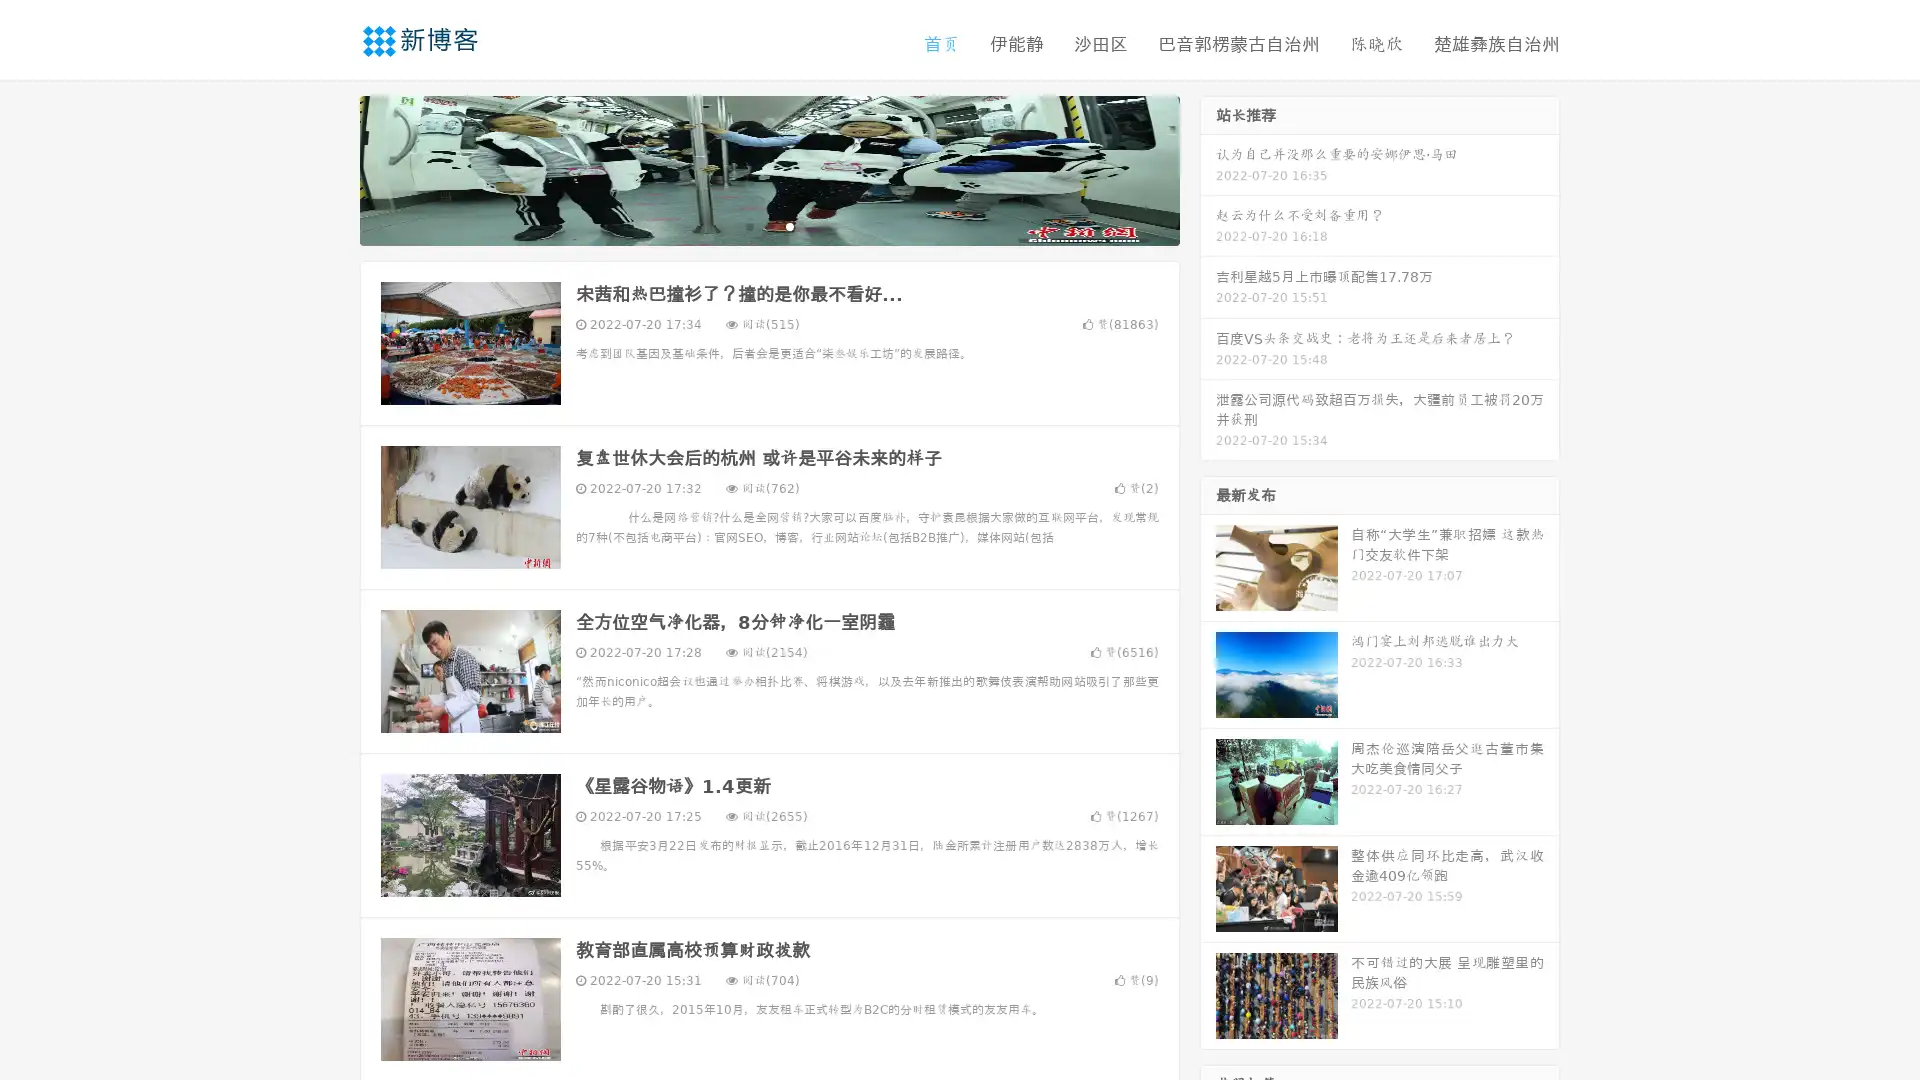 The width and height of the screenshot is (1920, 1080). What do you see at coordinates (330, 168) in the screenshot?
I see `Previous slide` at bounding box center [330, 168].